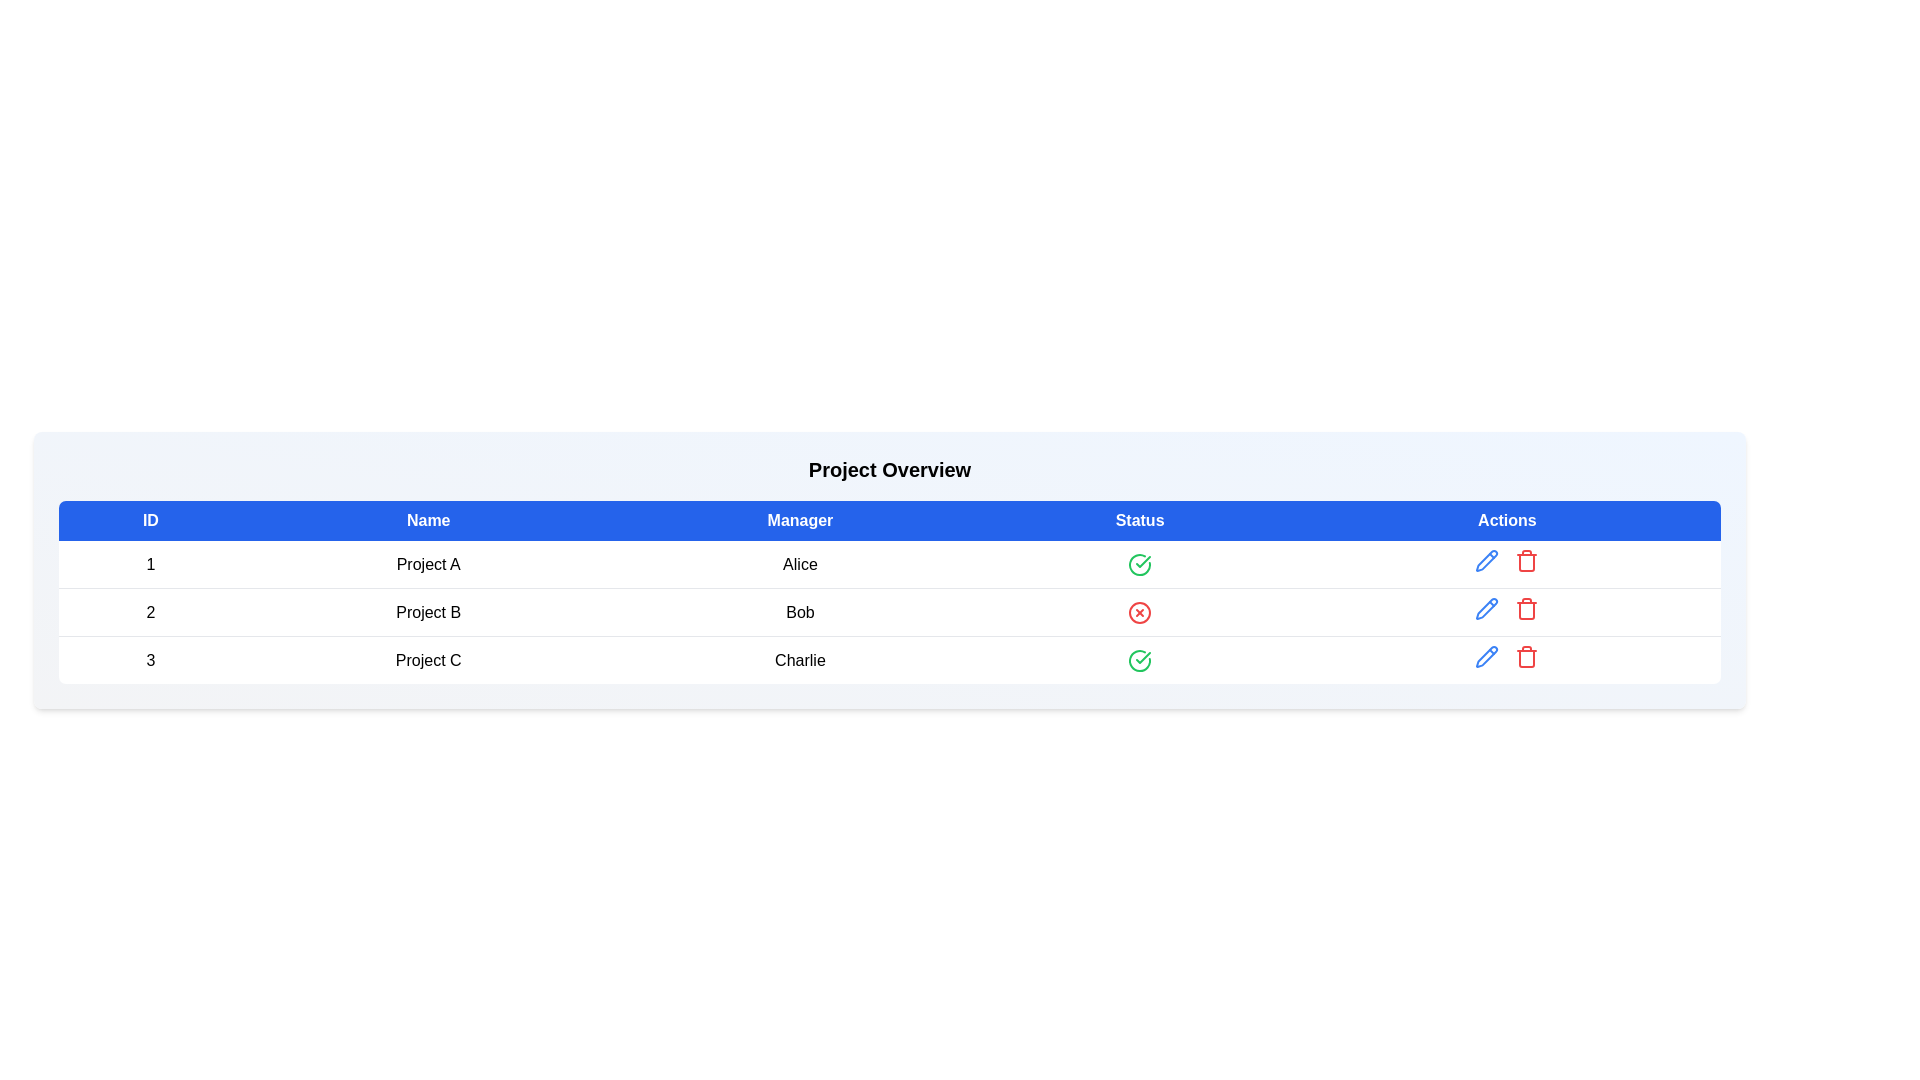 The image size is (1920, 1080). What do you see at coordinates (1140, 564) in the screenshot?
I see `the project status icon in the third row of the table, indicating a completed or verified project managed by Charlie` at bounding box center [1140, 564].